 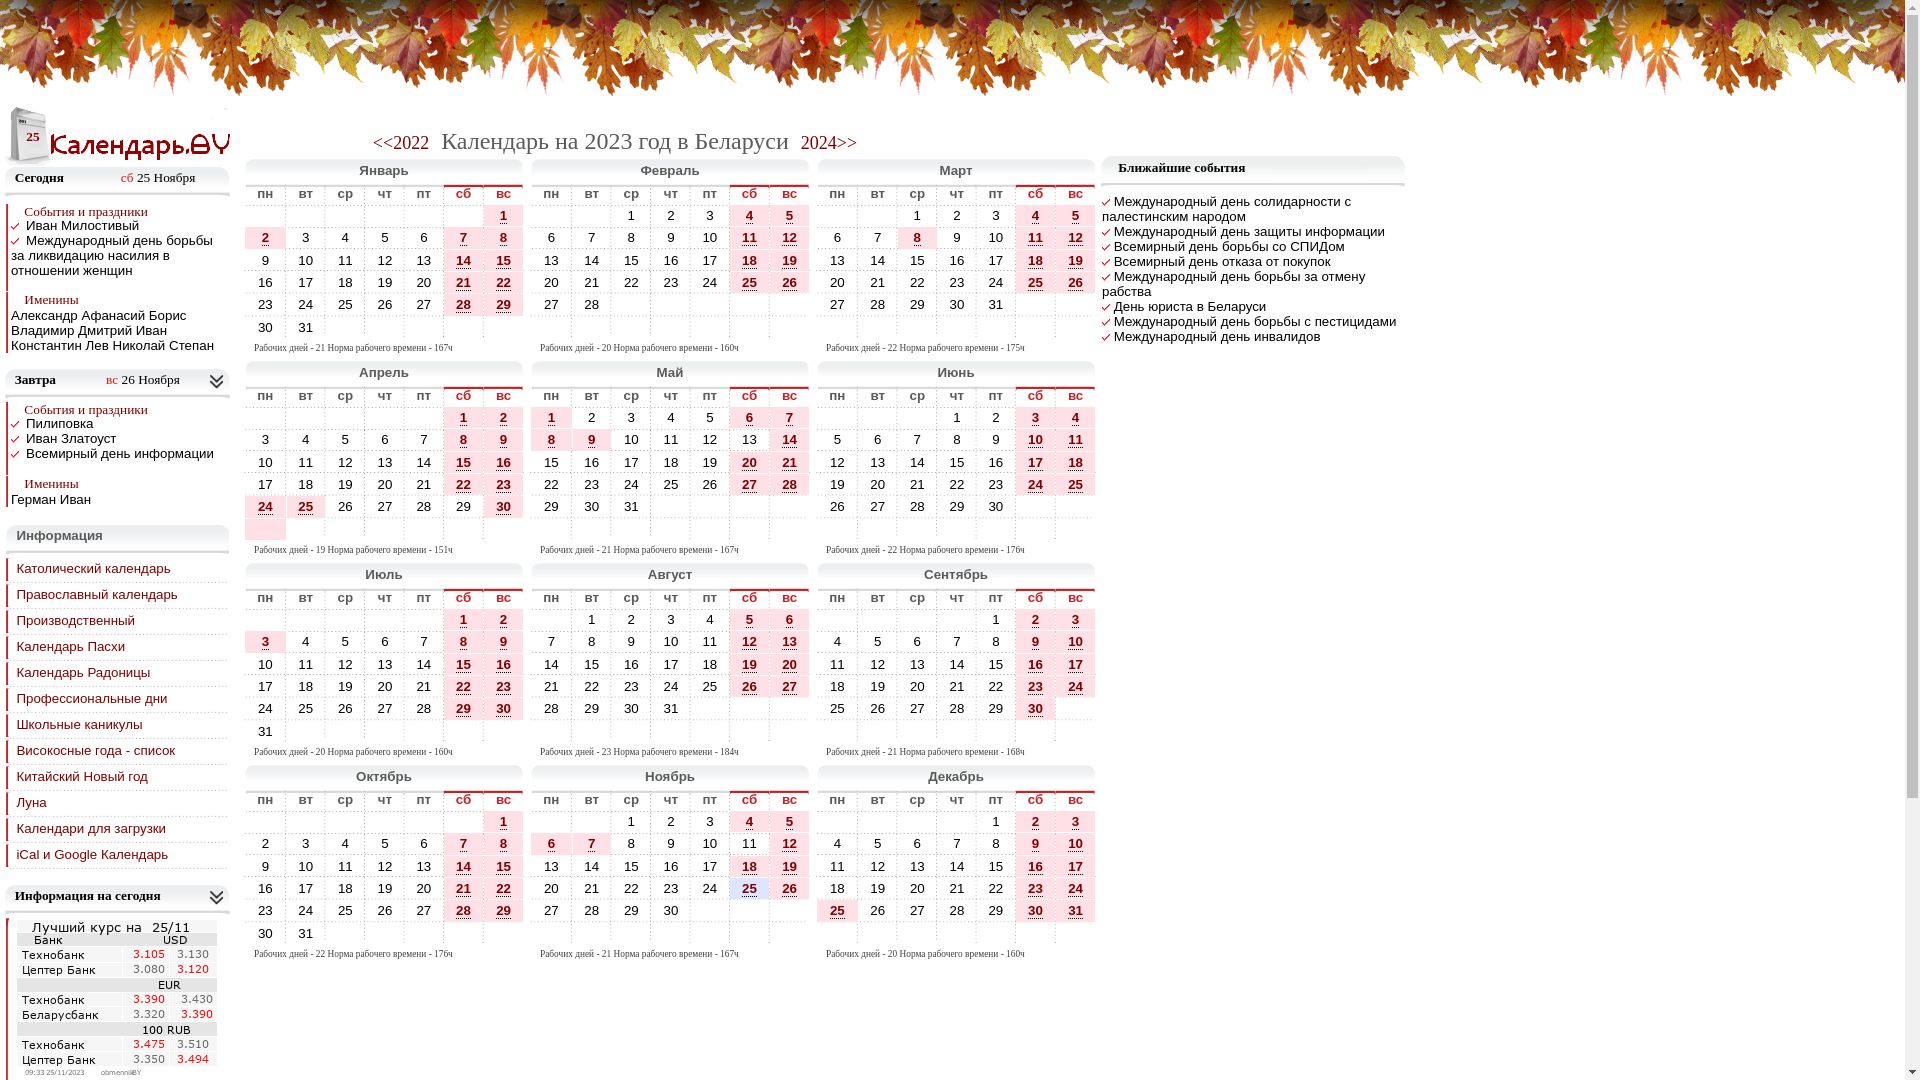 What do you see at coordinates (788, 282) in the screenshot?
I see `'26'` at bounding box center [788, 282].